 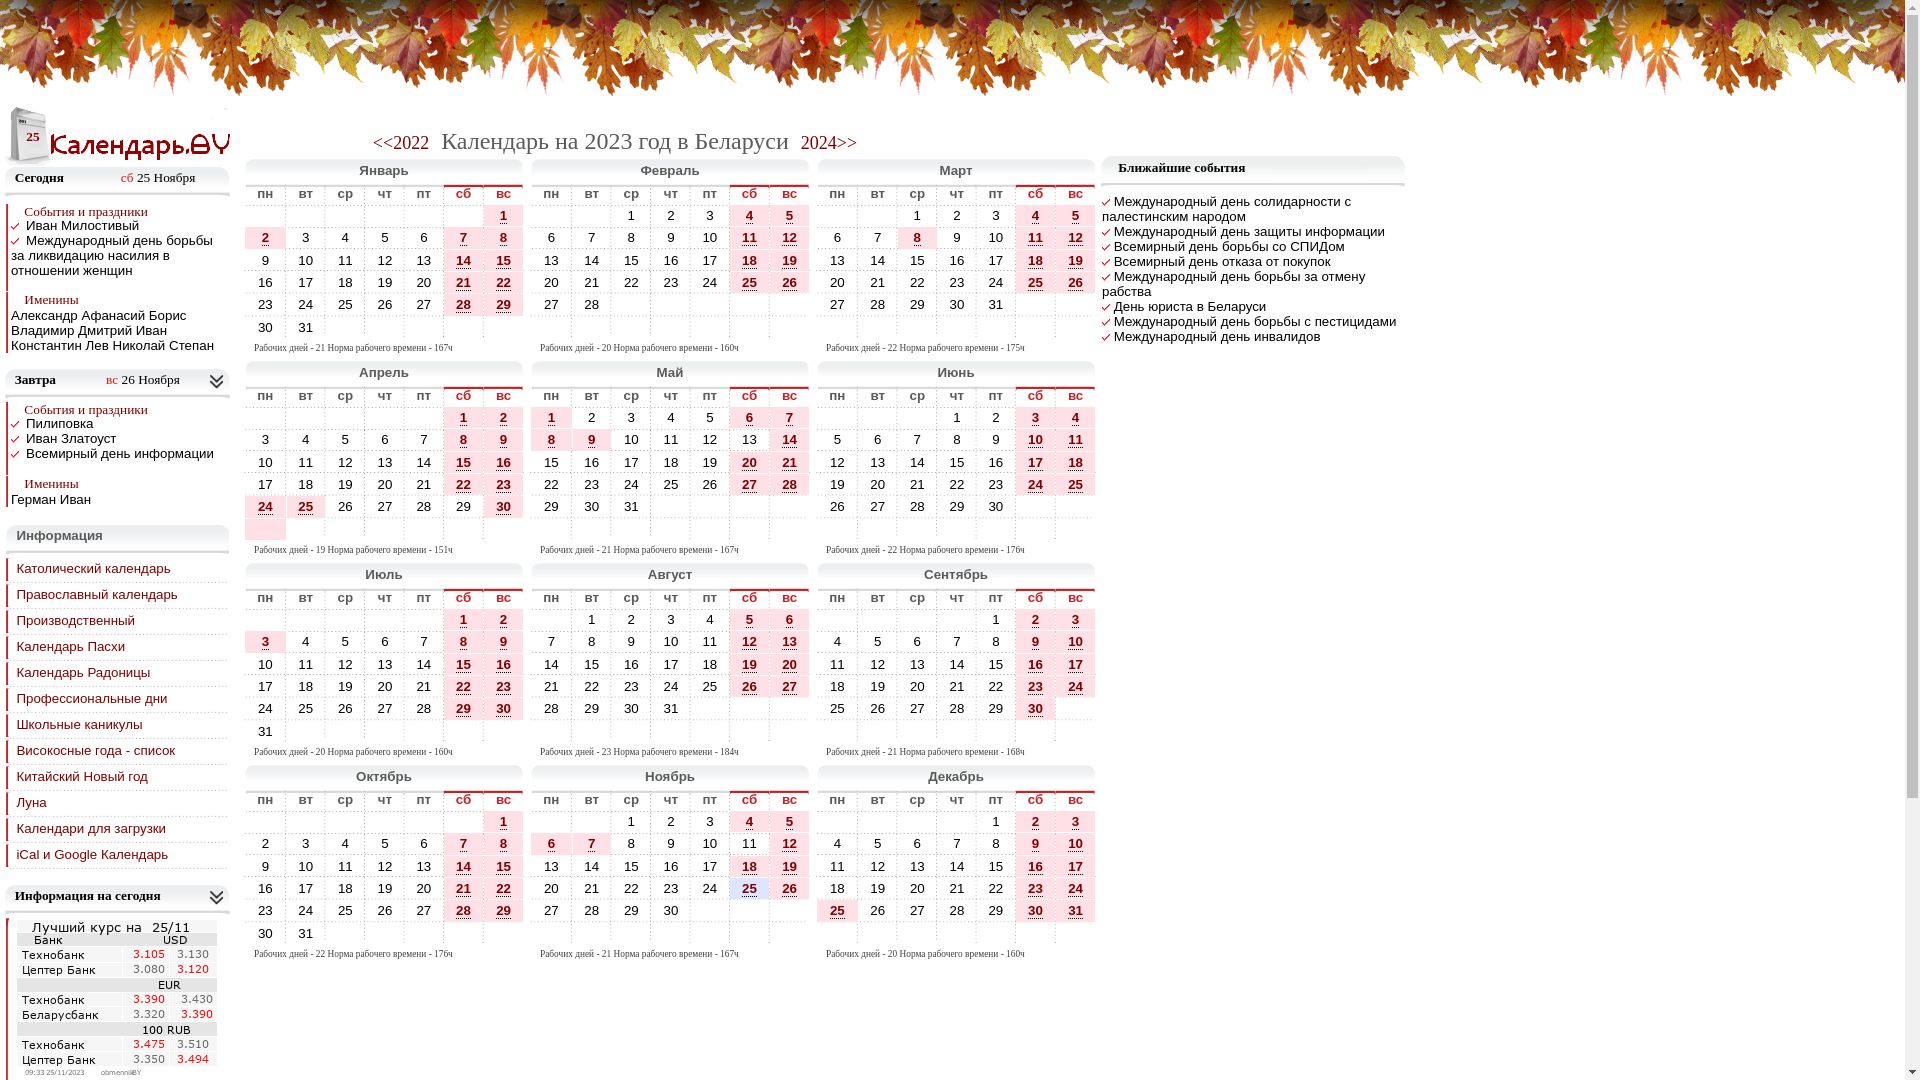 What do you see at coordinates (788, 282) in the screenshot?
I see `'26'` at bounding box center [788, 282].